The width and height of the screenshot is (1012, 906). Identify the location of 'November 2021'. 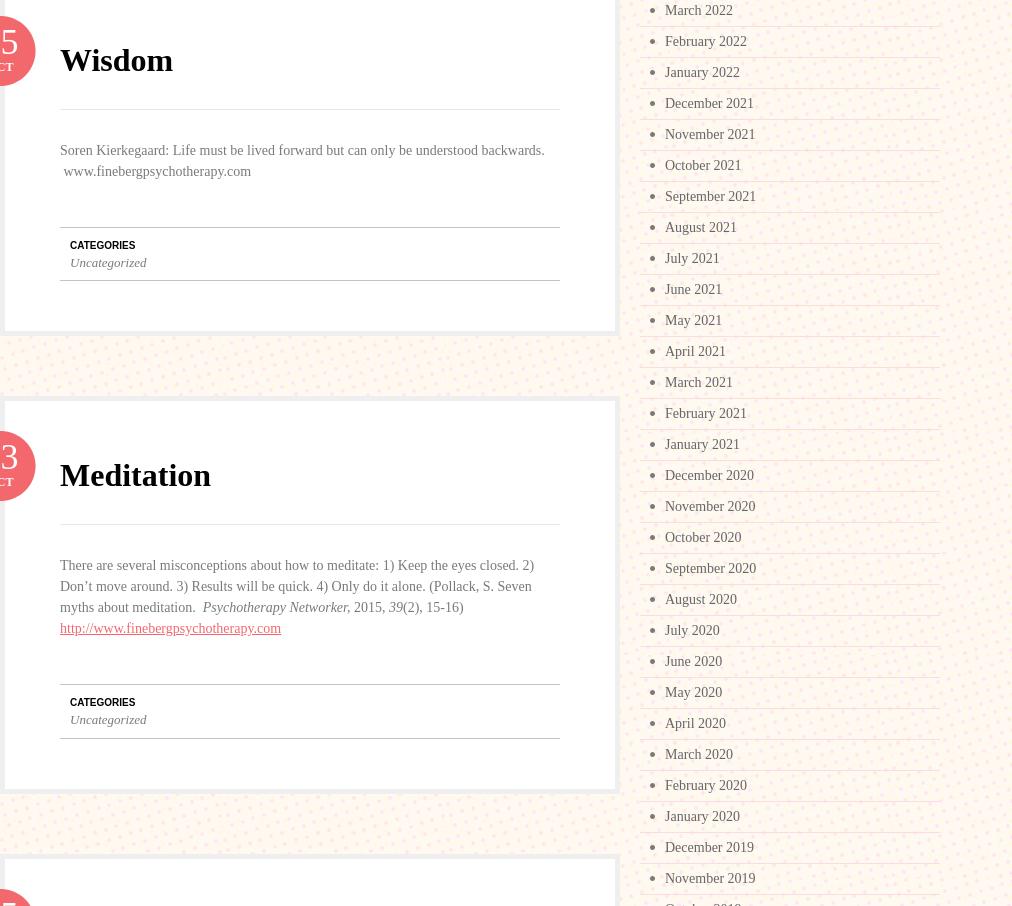
(710, 133).